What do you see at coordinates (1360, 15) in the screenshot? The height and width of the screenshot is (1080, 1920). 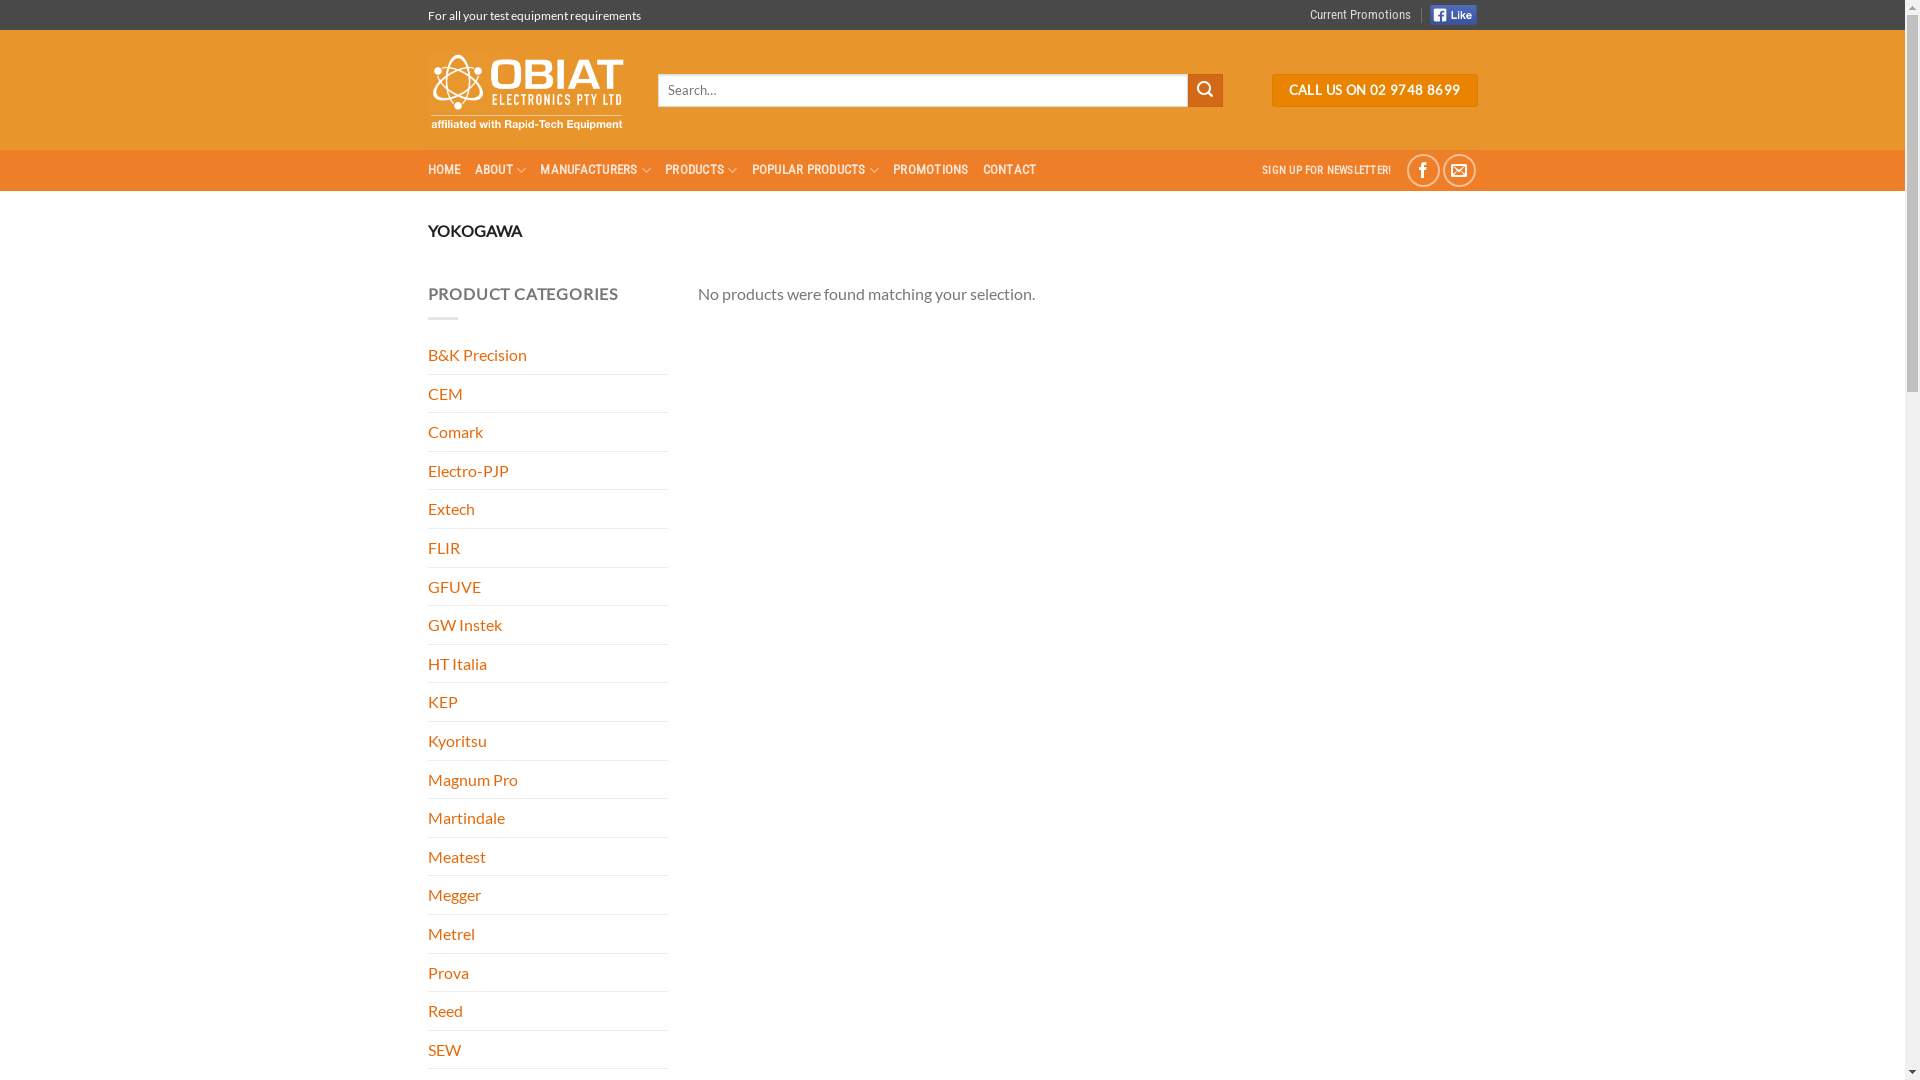 I see `'Current Promotions'` at bounding box center [1360, 15].